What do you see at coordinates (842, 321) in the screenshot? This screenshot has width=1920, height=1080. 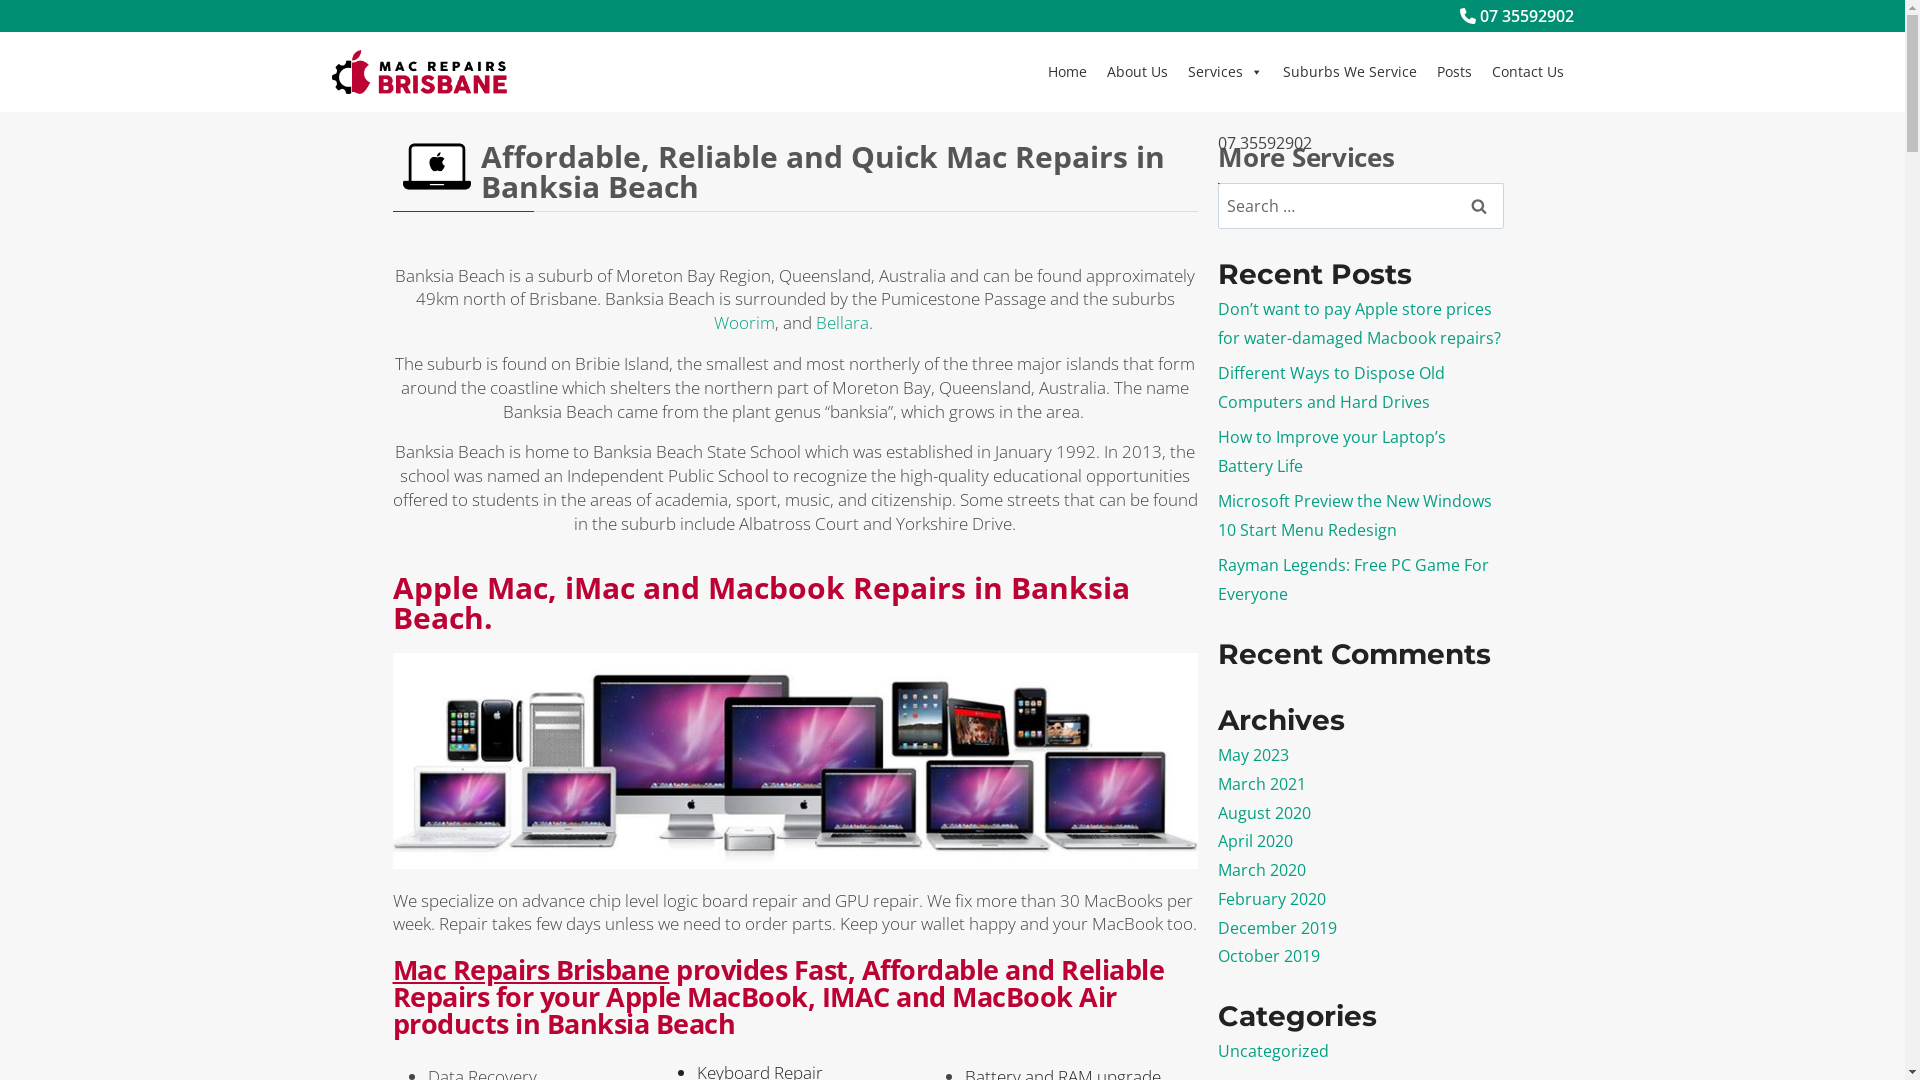 I see `'Bellara'` at bounding box center [842, 321].